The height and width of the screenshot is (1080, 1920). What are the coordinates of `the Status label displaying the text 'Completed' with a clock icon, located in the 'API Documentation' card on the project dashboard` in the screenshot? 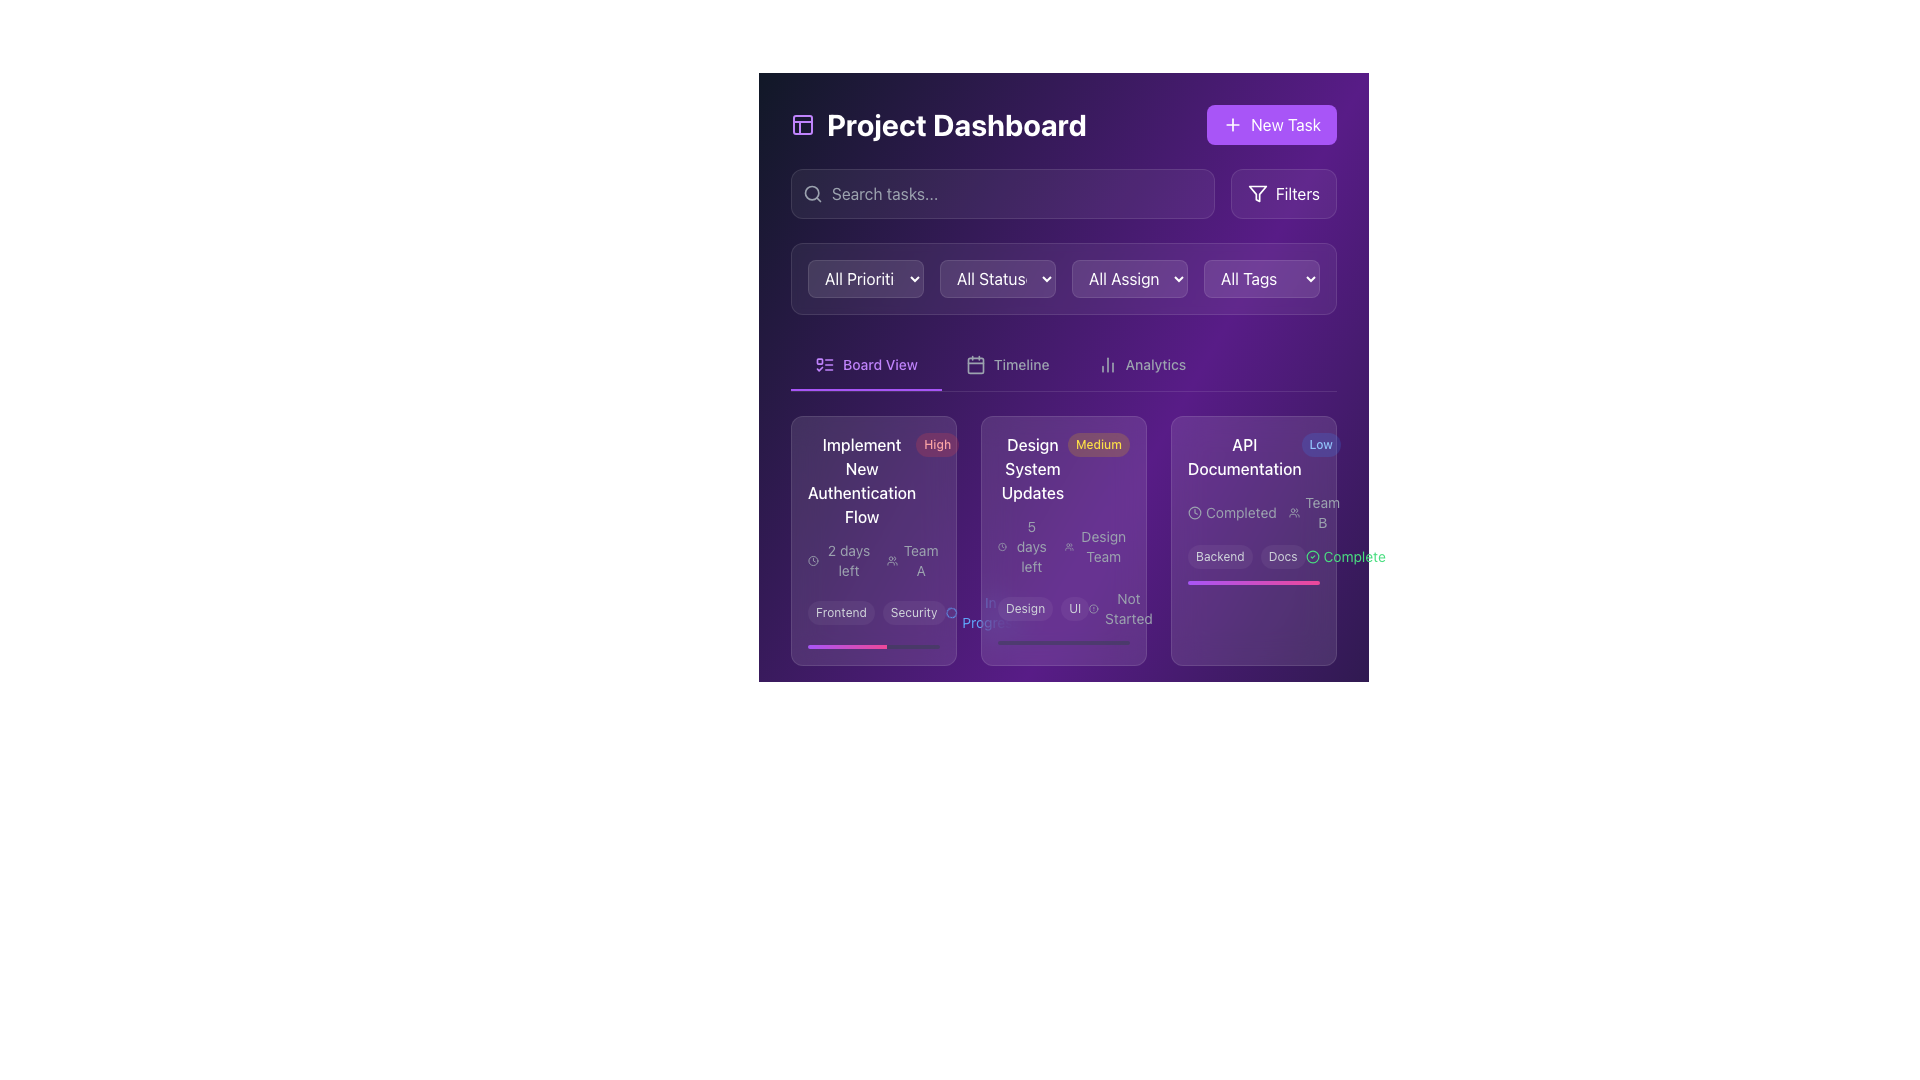 It's located at (1231, 512).